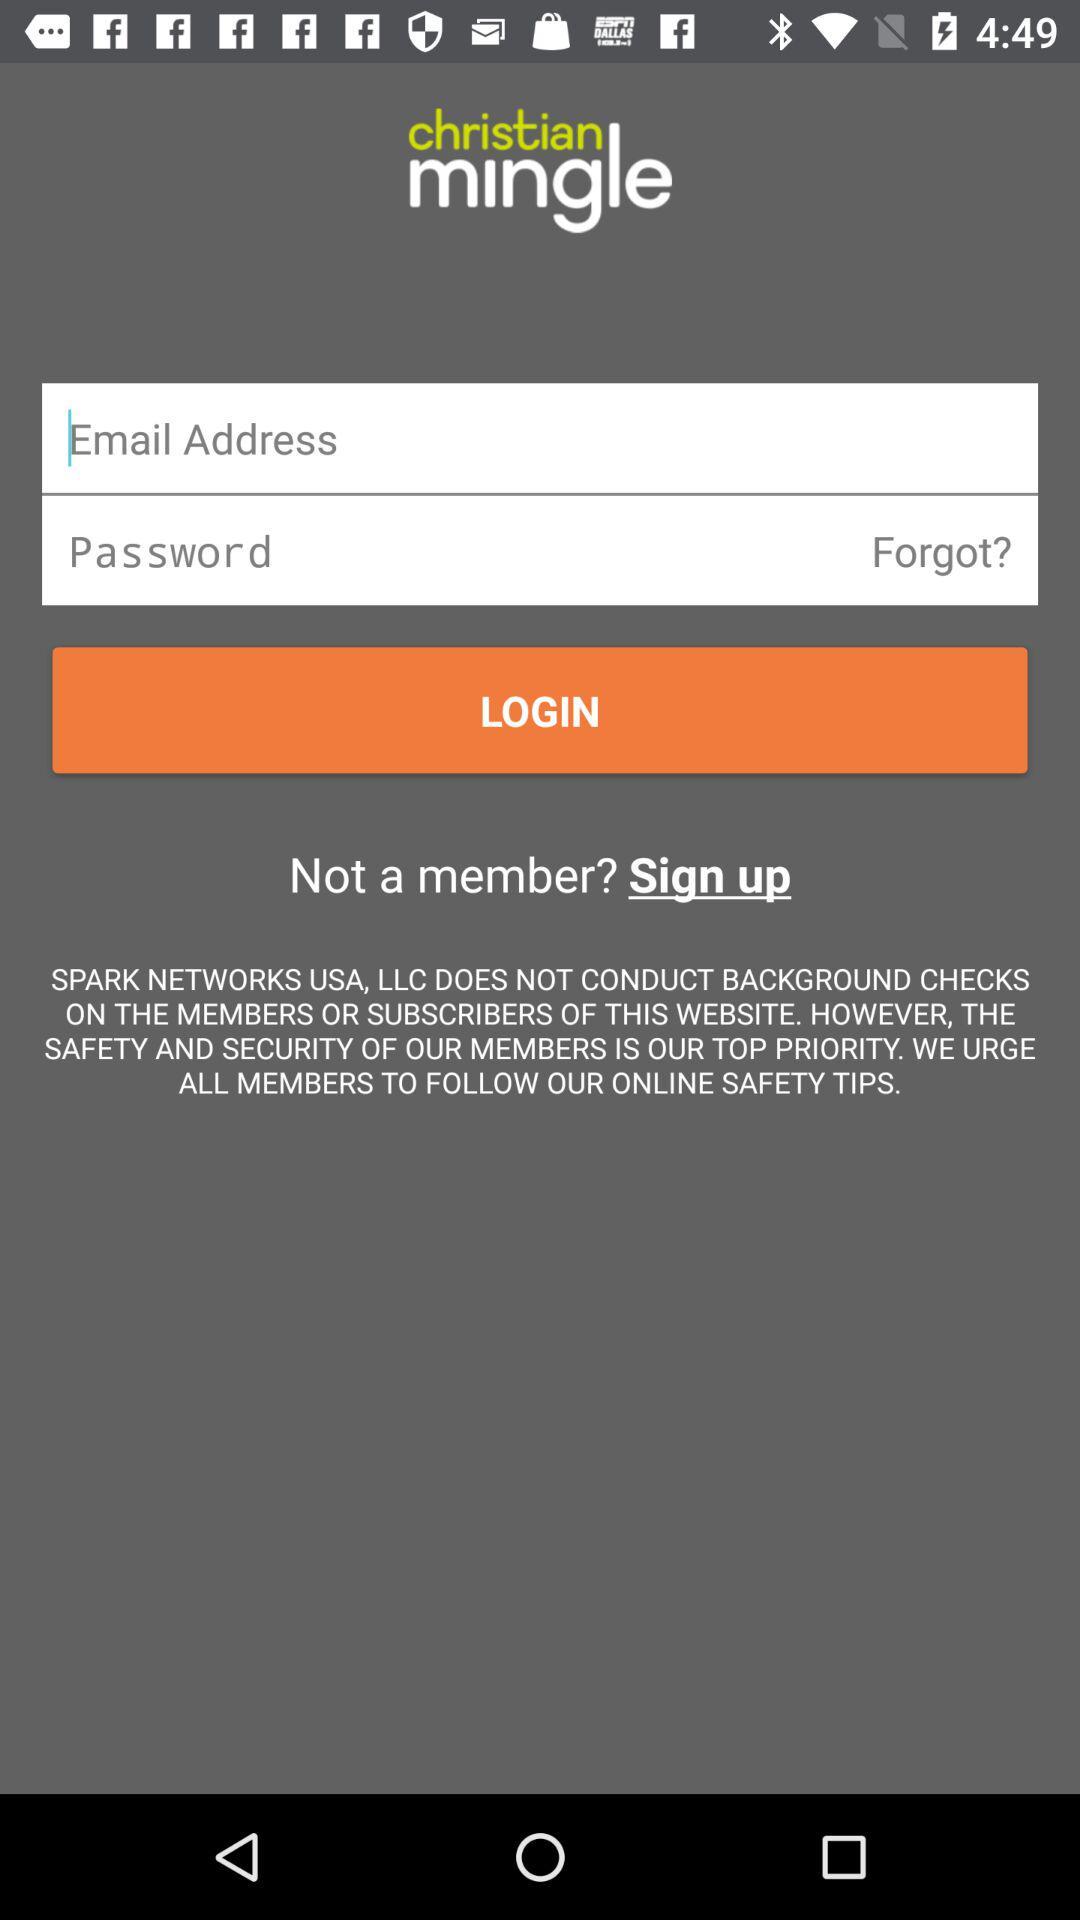 This screenshot has height=1920, width=1080. I want to click on email address dialogue box, so click(540, 436).